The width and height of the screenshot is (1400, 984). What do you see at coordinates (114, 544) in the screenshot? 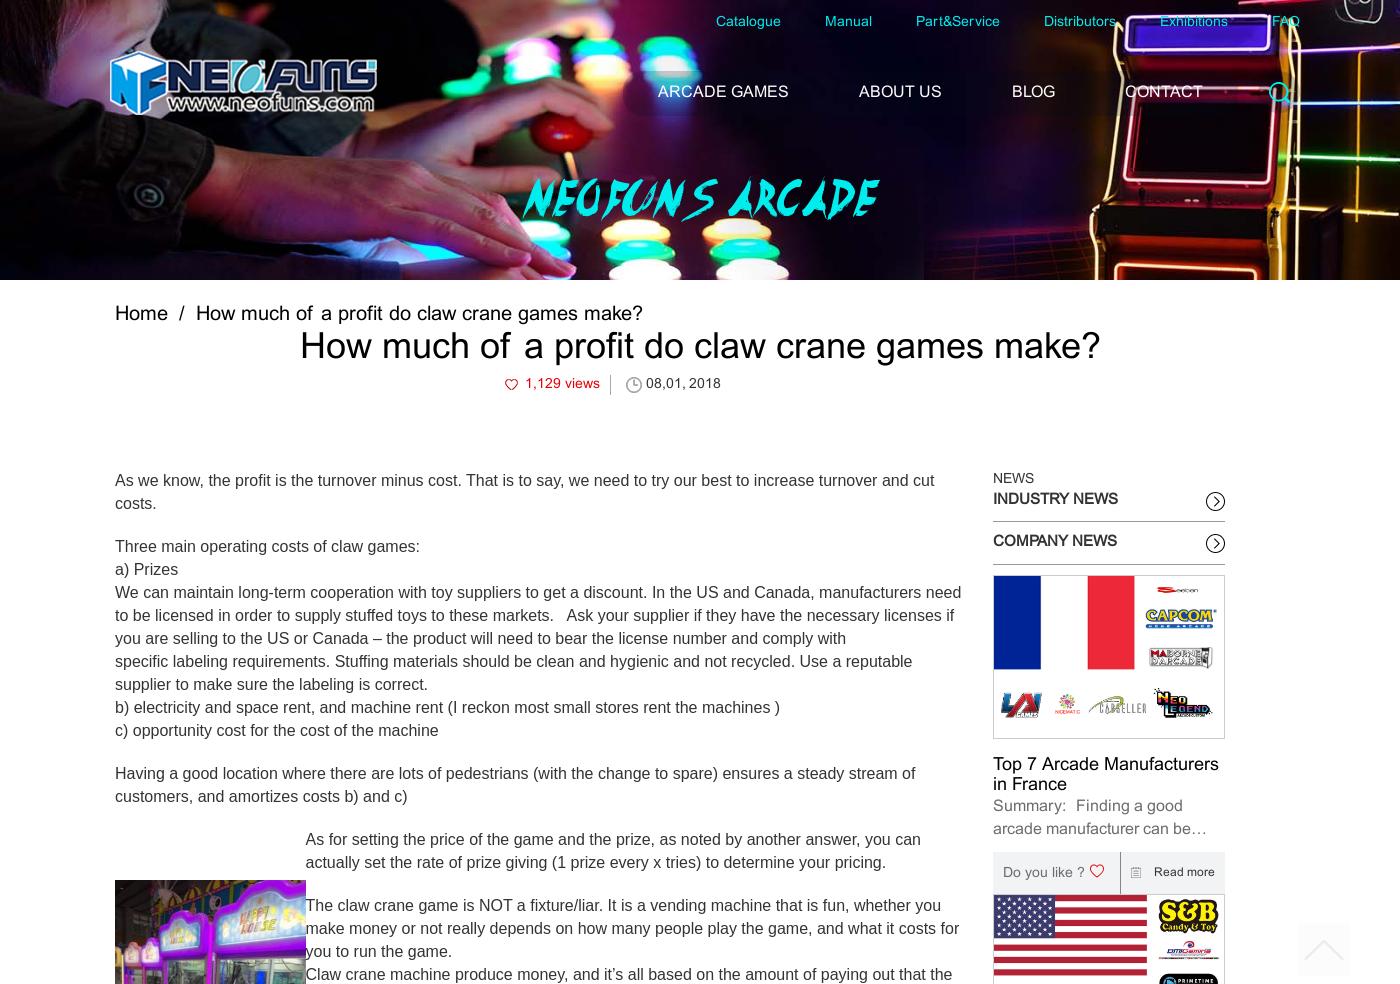
I see `'Three main operating costs of claw games:'` at bounding box center [114, 544].